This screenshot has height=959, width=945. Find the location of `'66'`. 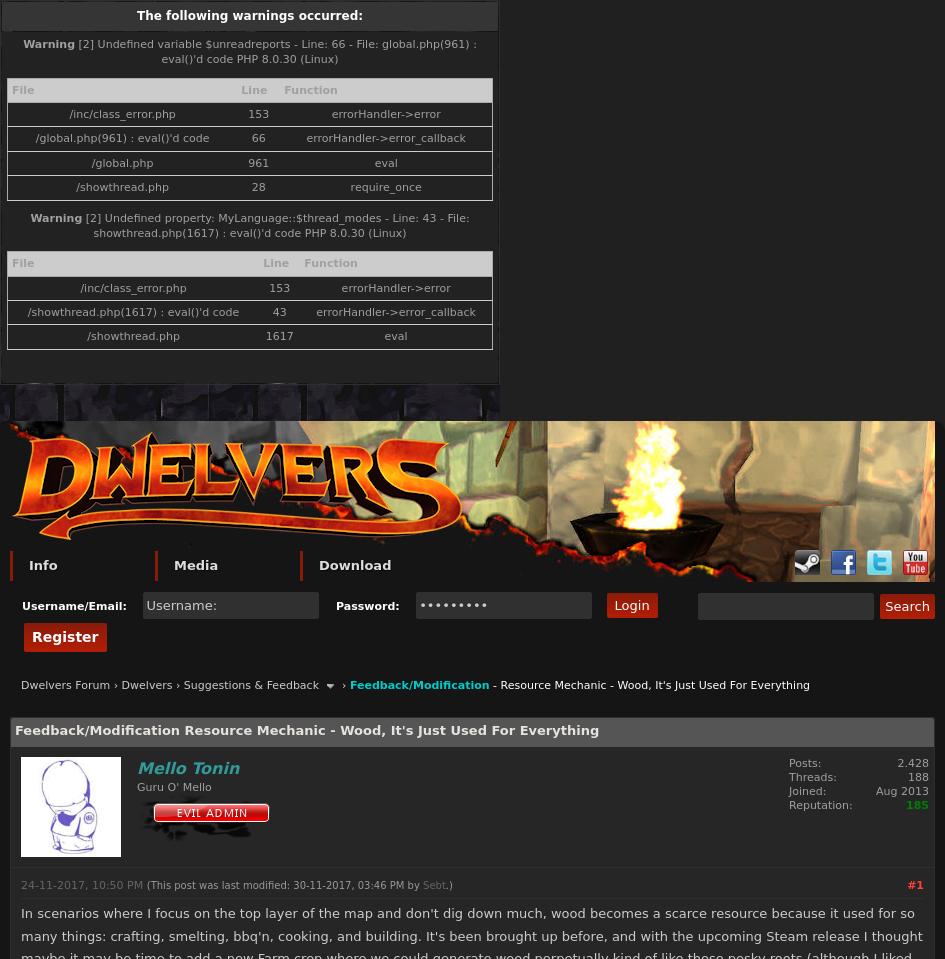

'66' is located at coordinates (256, 137).